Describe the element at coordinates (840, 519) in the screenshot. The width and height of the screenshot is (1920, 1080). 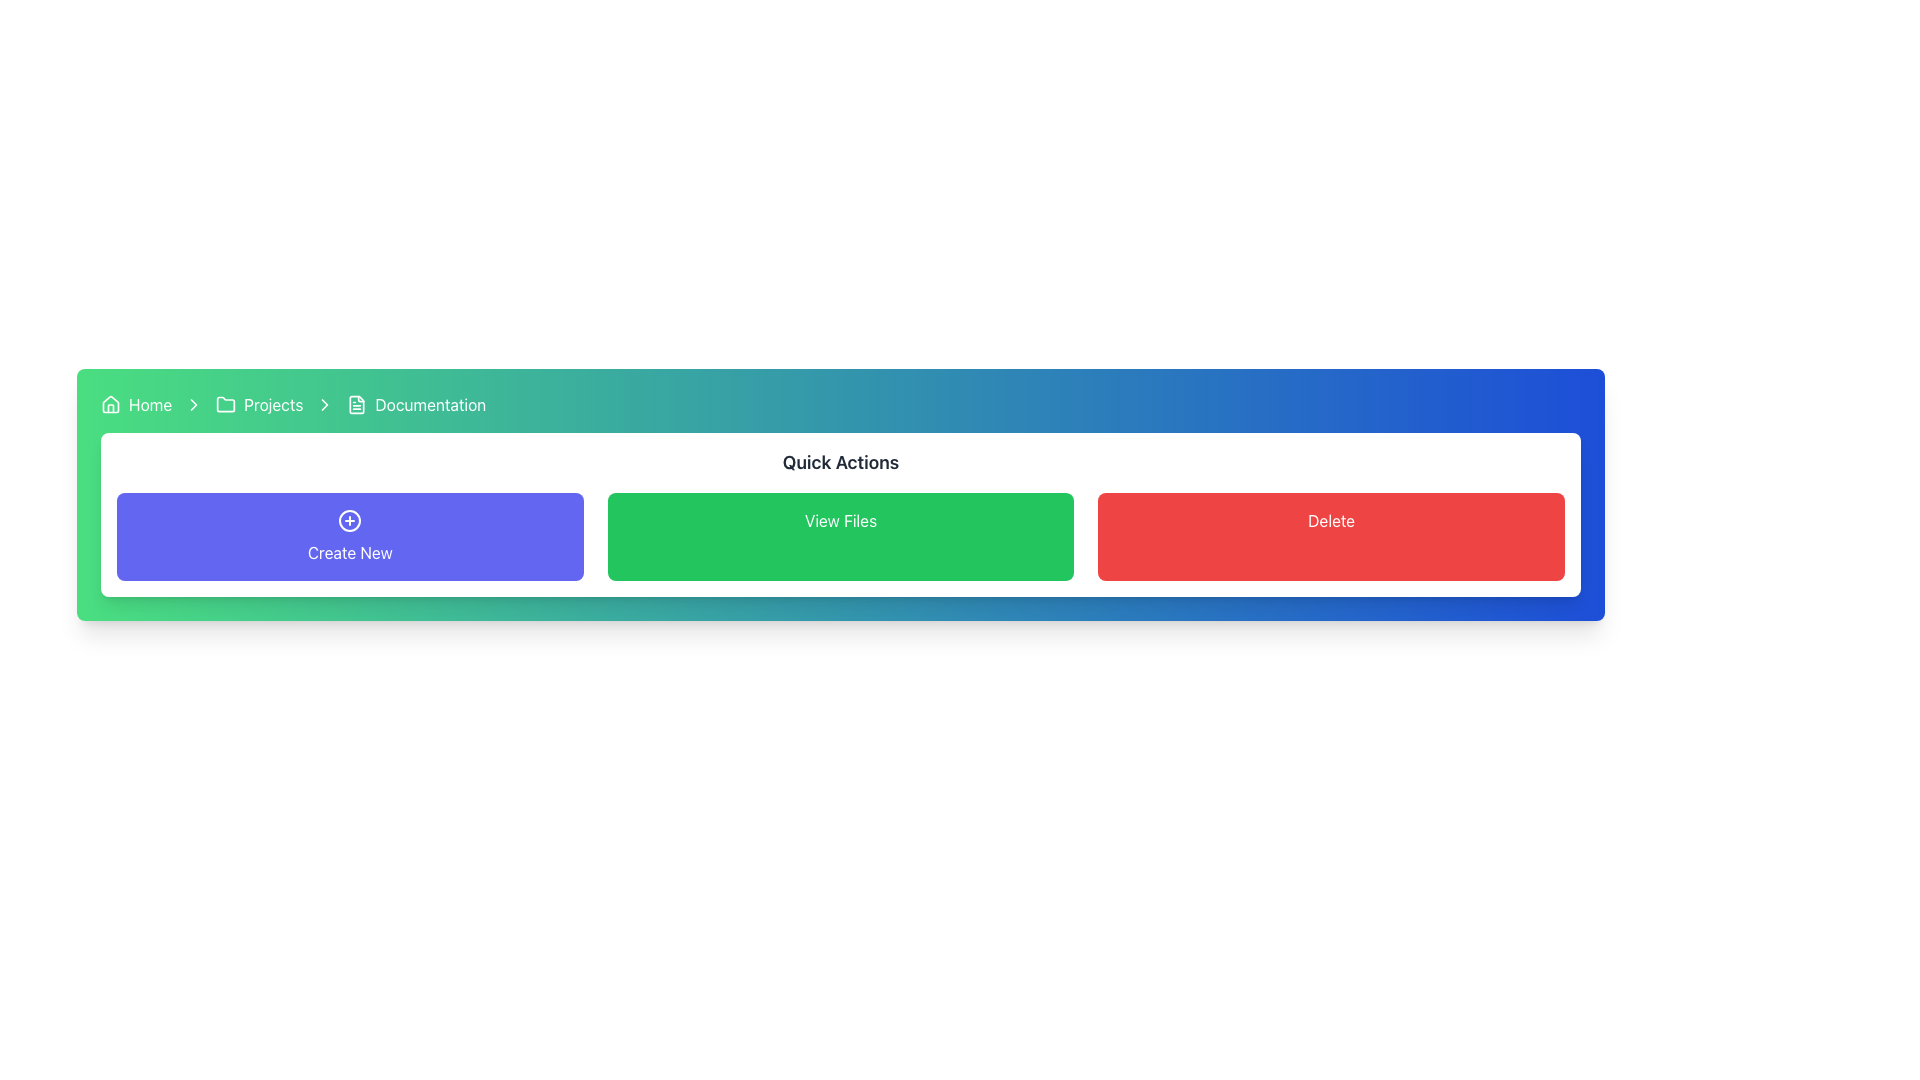
I see `the text label that indicates the purpose of the green 'View Files' button, which is positioned between the 'Create New' button and the 'Delete' button in the 'Quick Actions' row` at that location.